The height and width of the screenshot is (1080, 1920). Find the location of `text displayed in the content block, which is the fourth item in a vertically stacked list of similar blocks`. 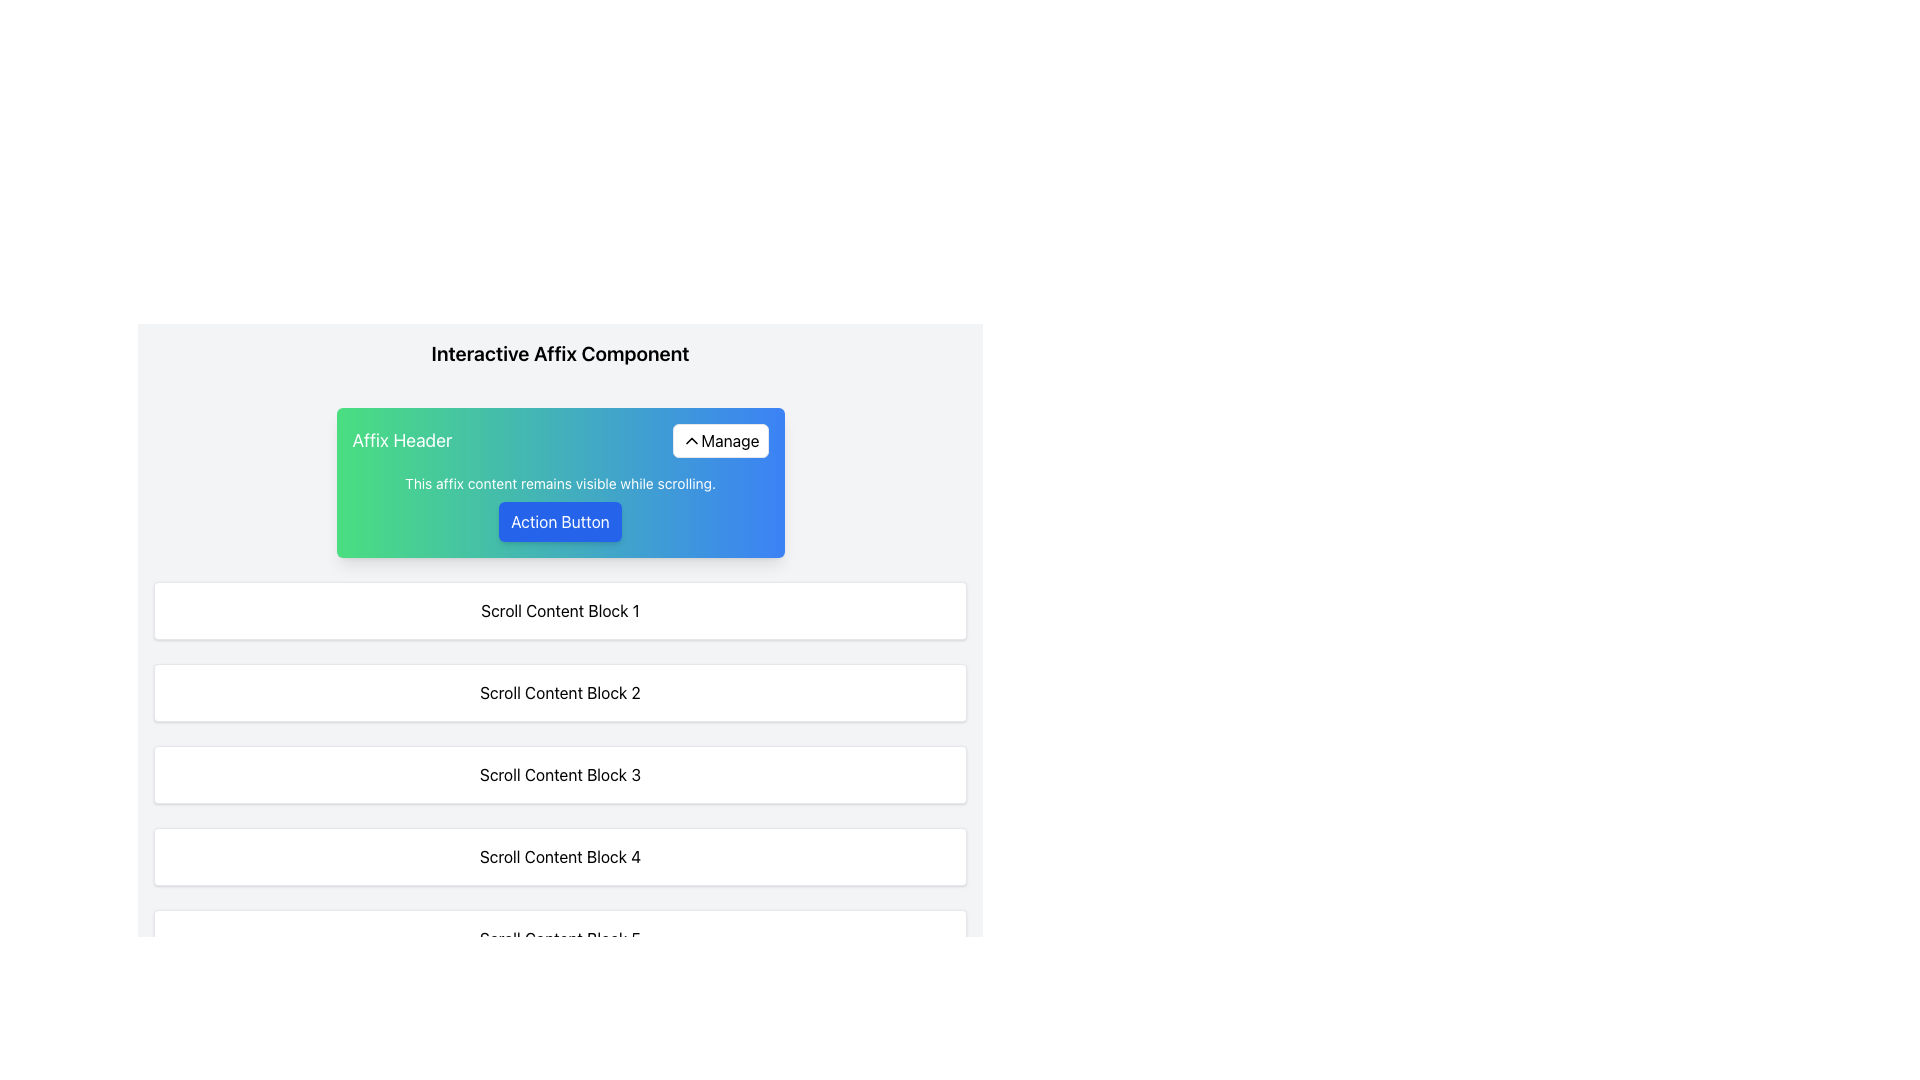

text displayed in the content block, which is the fourth item in a vertically stacked list of similar blocks is located at coordinates (560, 855).